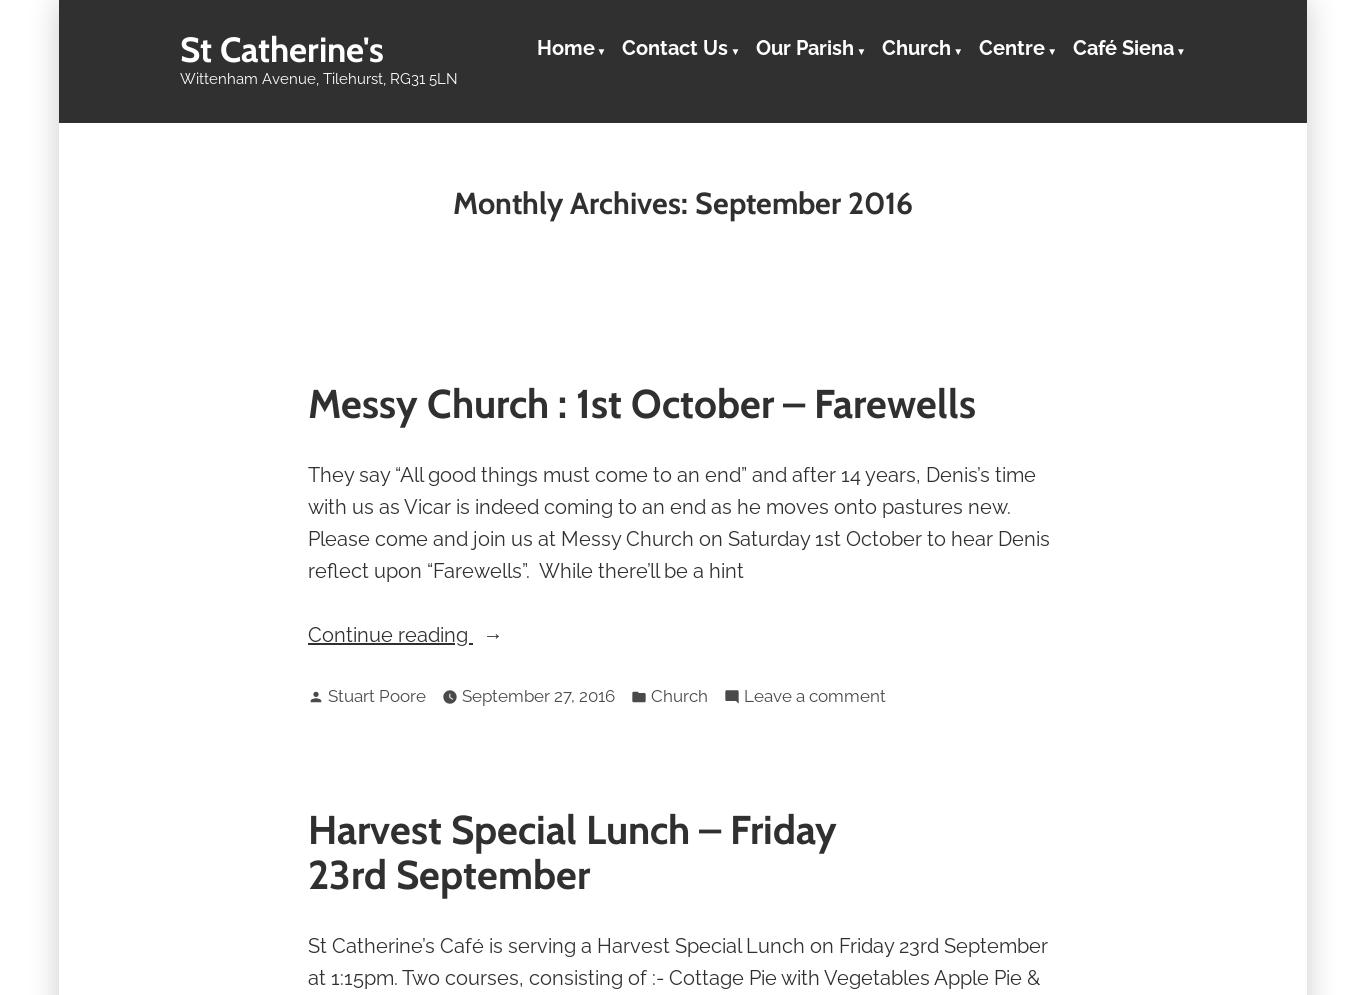  What do you see at coordinates (695, 202) in the screenshot?
I see `'September 2016'` at bounding box center [695, 202].